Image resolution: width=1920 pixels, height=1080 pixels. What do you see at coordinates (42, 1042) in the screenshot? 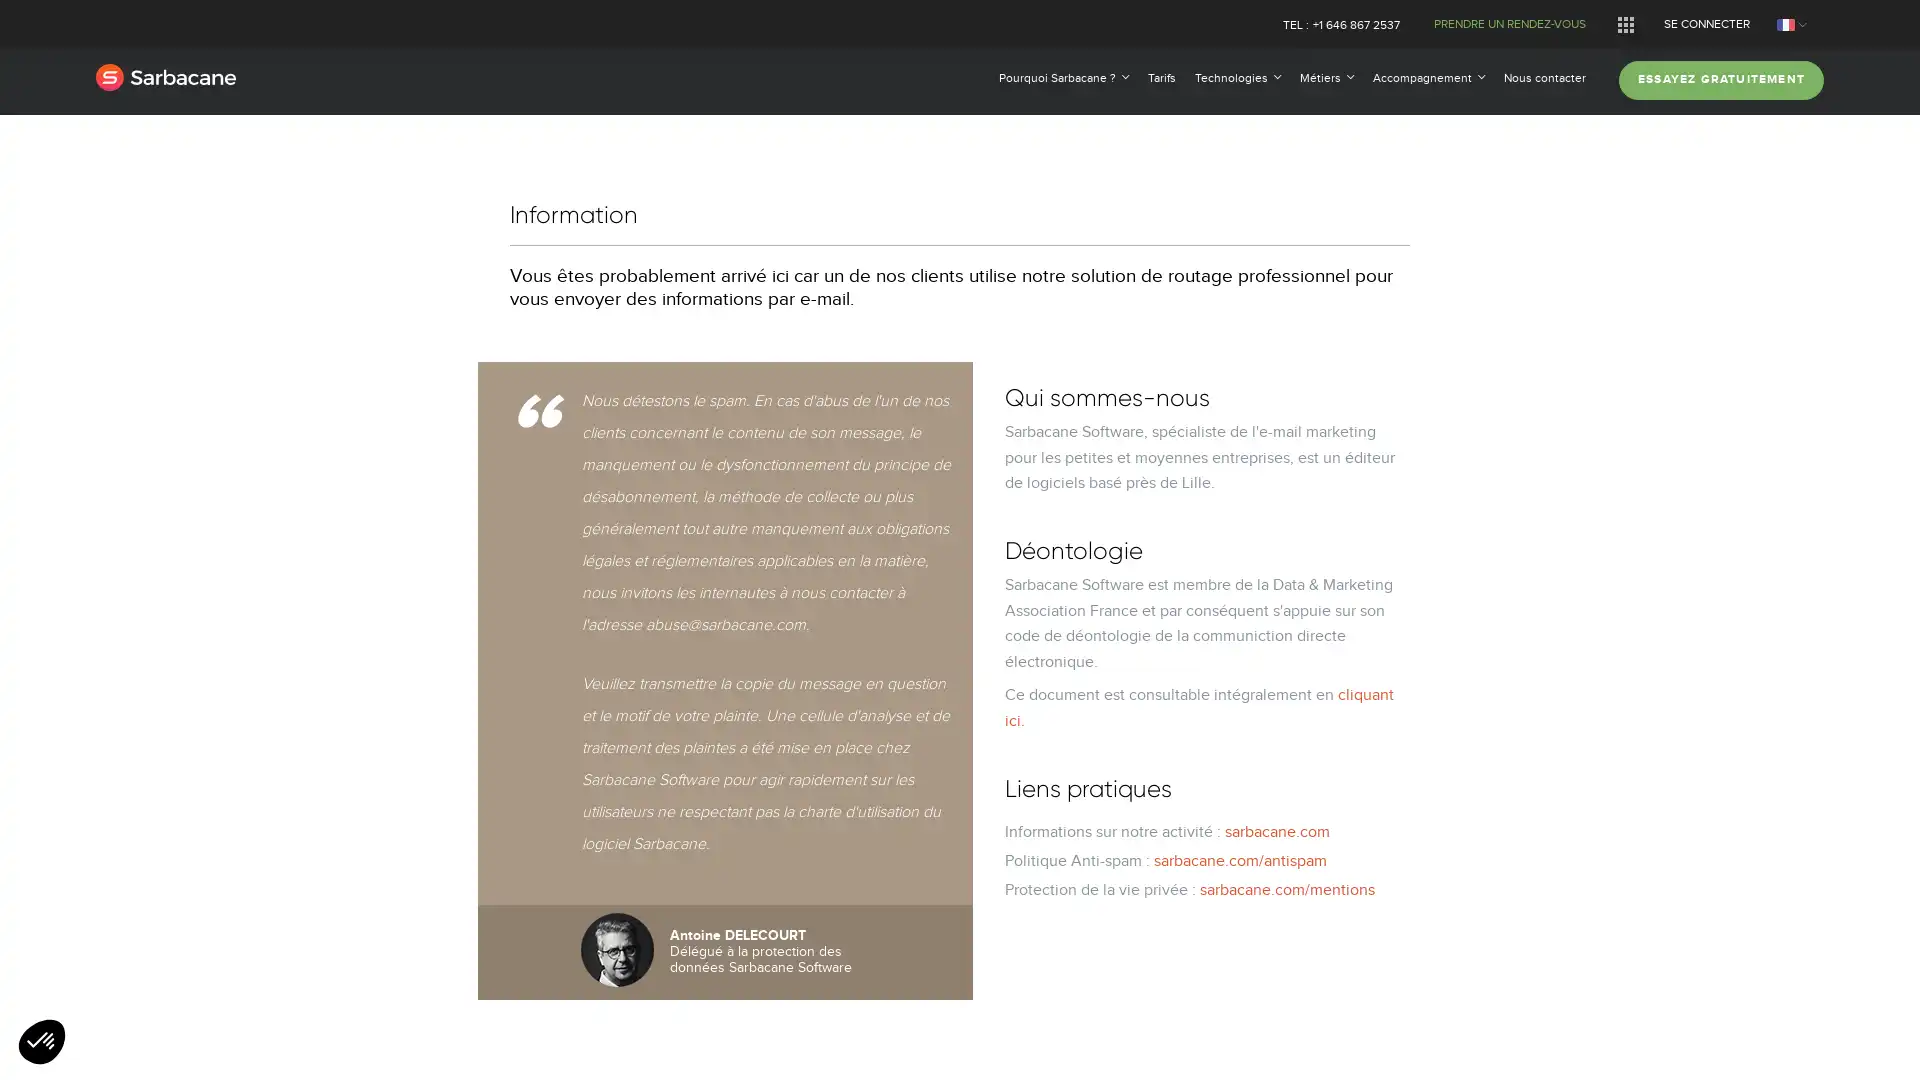
I see `Manage your preferences about cookies` at bounding box center [42, 1042].